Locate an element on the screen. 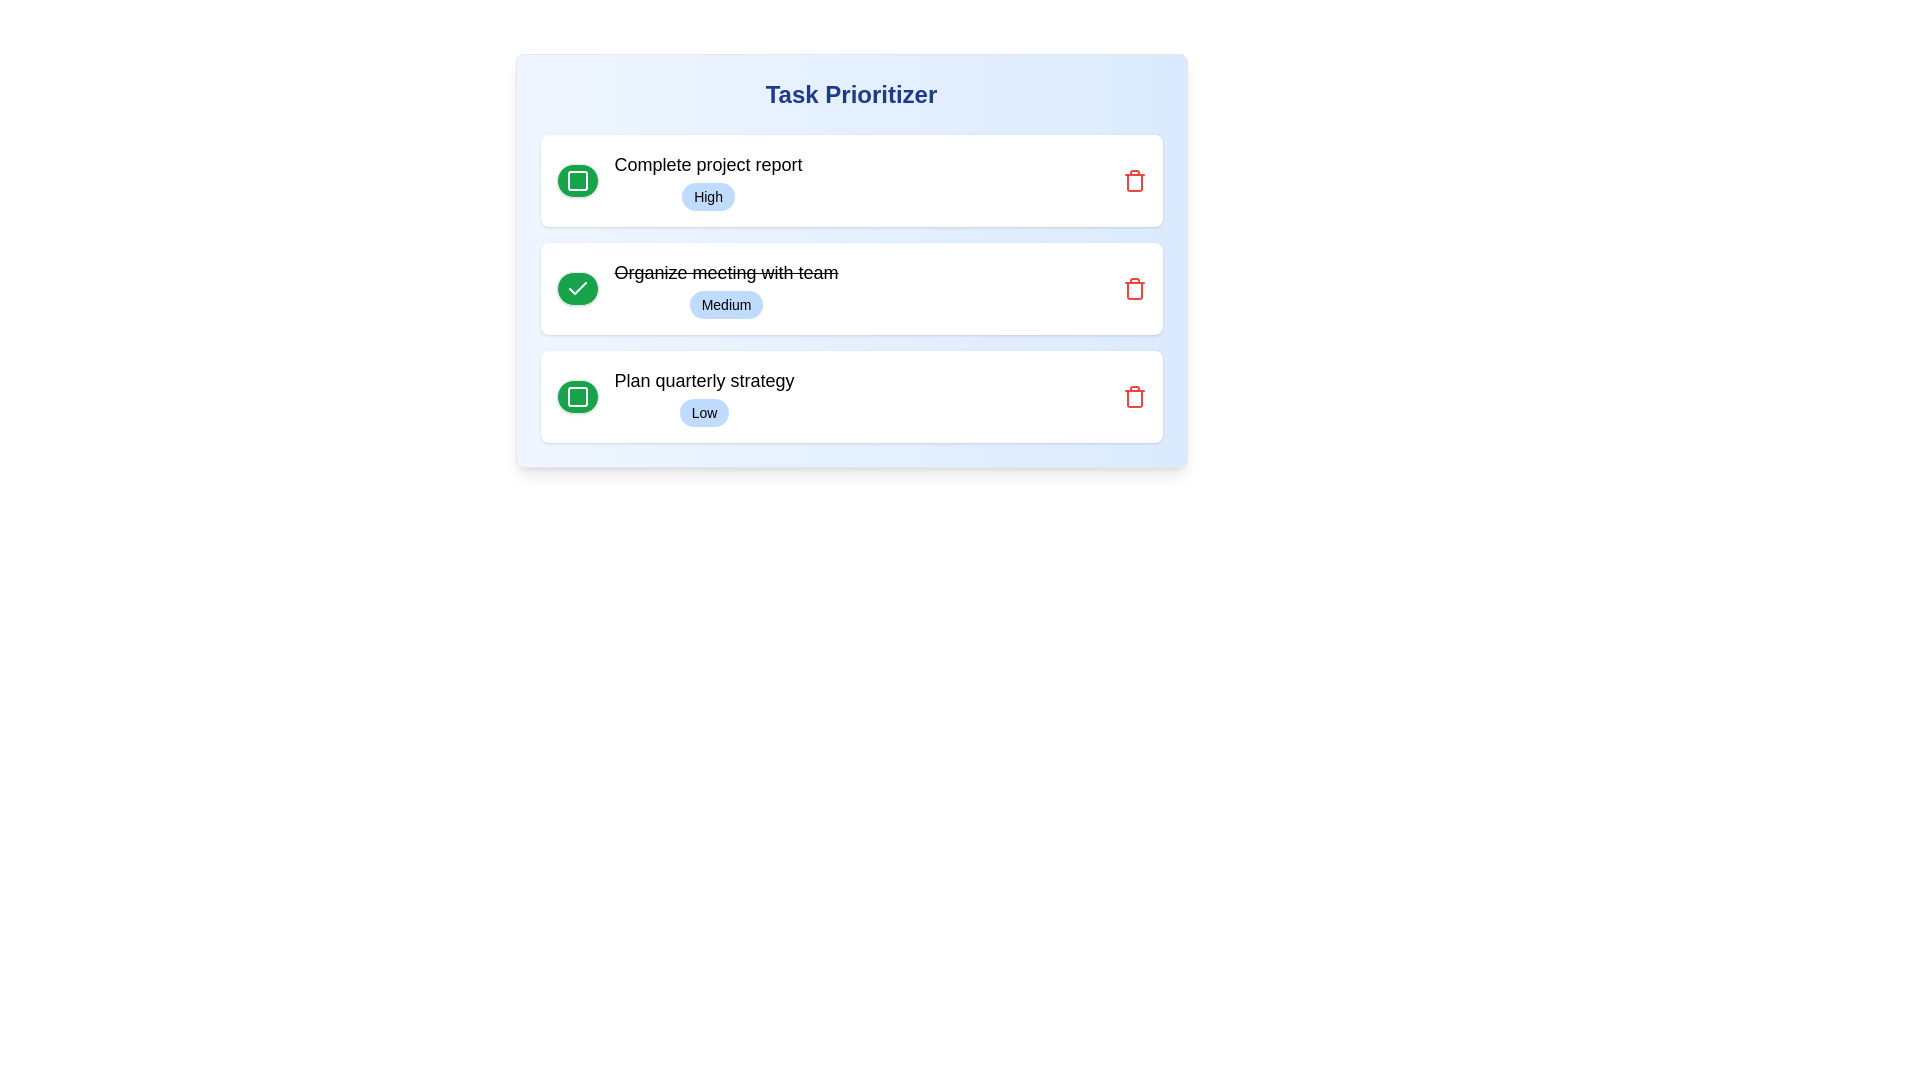 The image size is (1920, 1080). the interactive checkbox located in the first item of the vertical list within the Task Prioritizer component to change its state is located at coordinates (576, 181).